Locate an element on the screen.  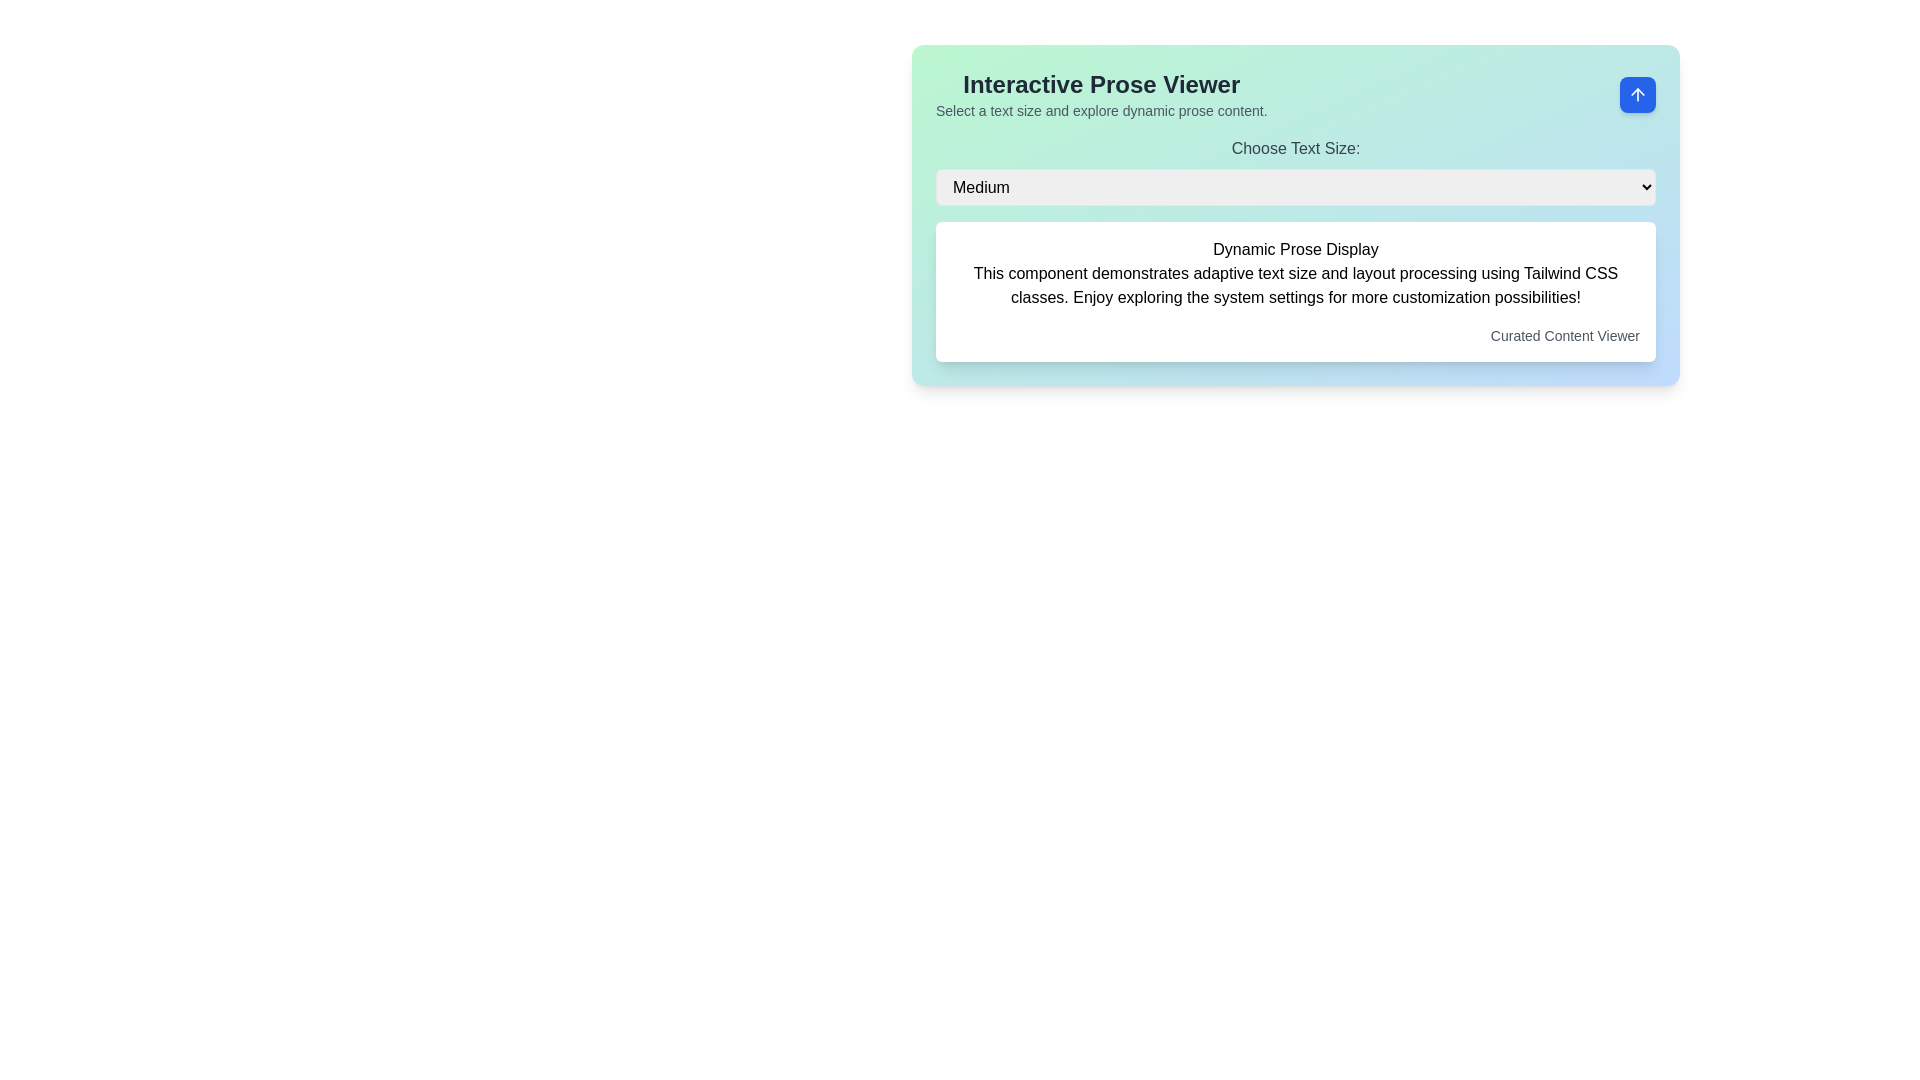
the blue square button with rounded corners and an upward-facing white arrow icon in the 'Interactive Prose Viewer' section is located at coordinates (1637, 95).